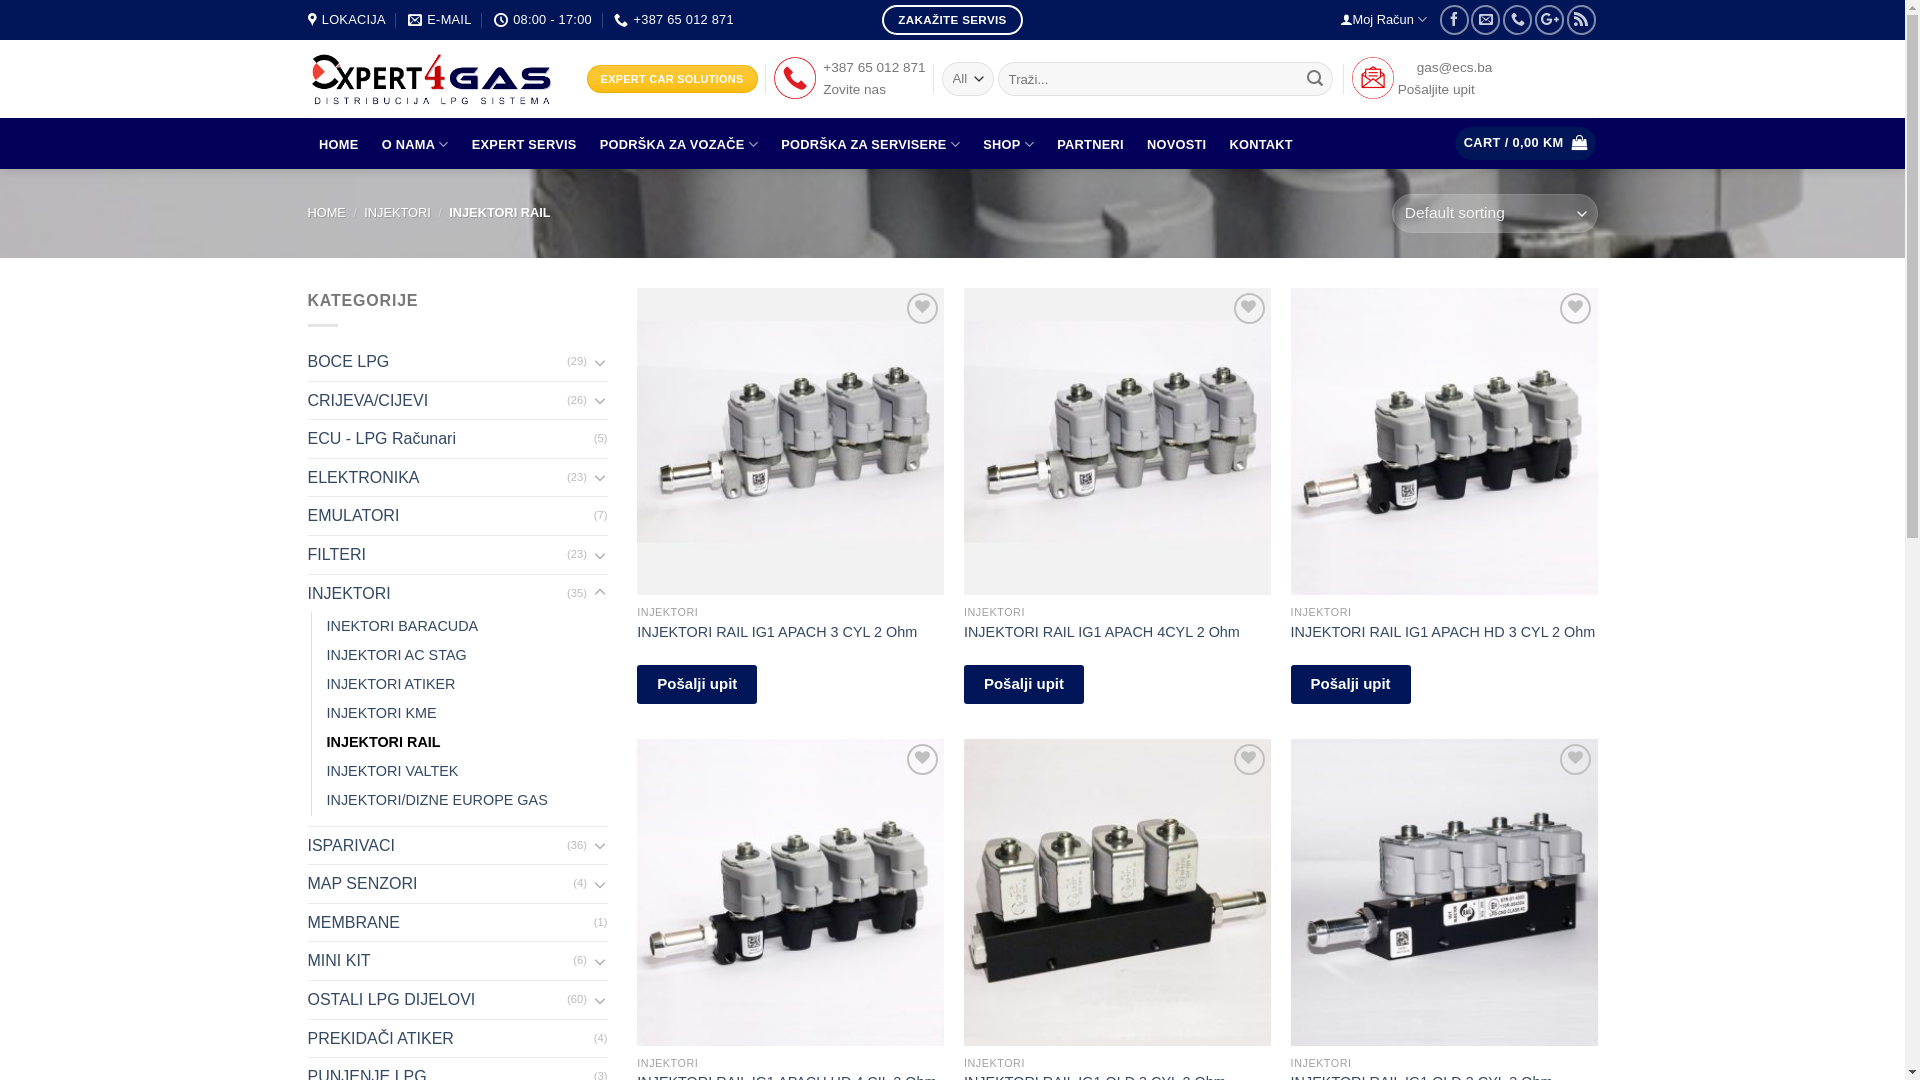 The image size is (1920, 1080). I want to click on '+387 65 012 871', so click(673, 19).